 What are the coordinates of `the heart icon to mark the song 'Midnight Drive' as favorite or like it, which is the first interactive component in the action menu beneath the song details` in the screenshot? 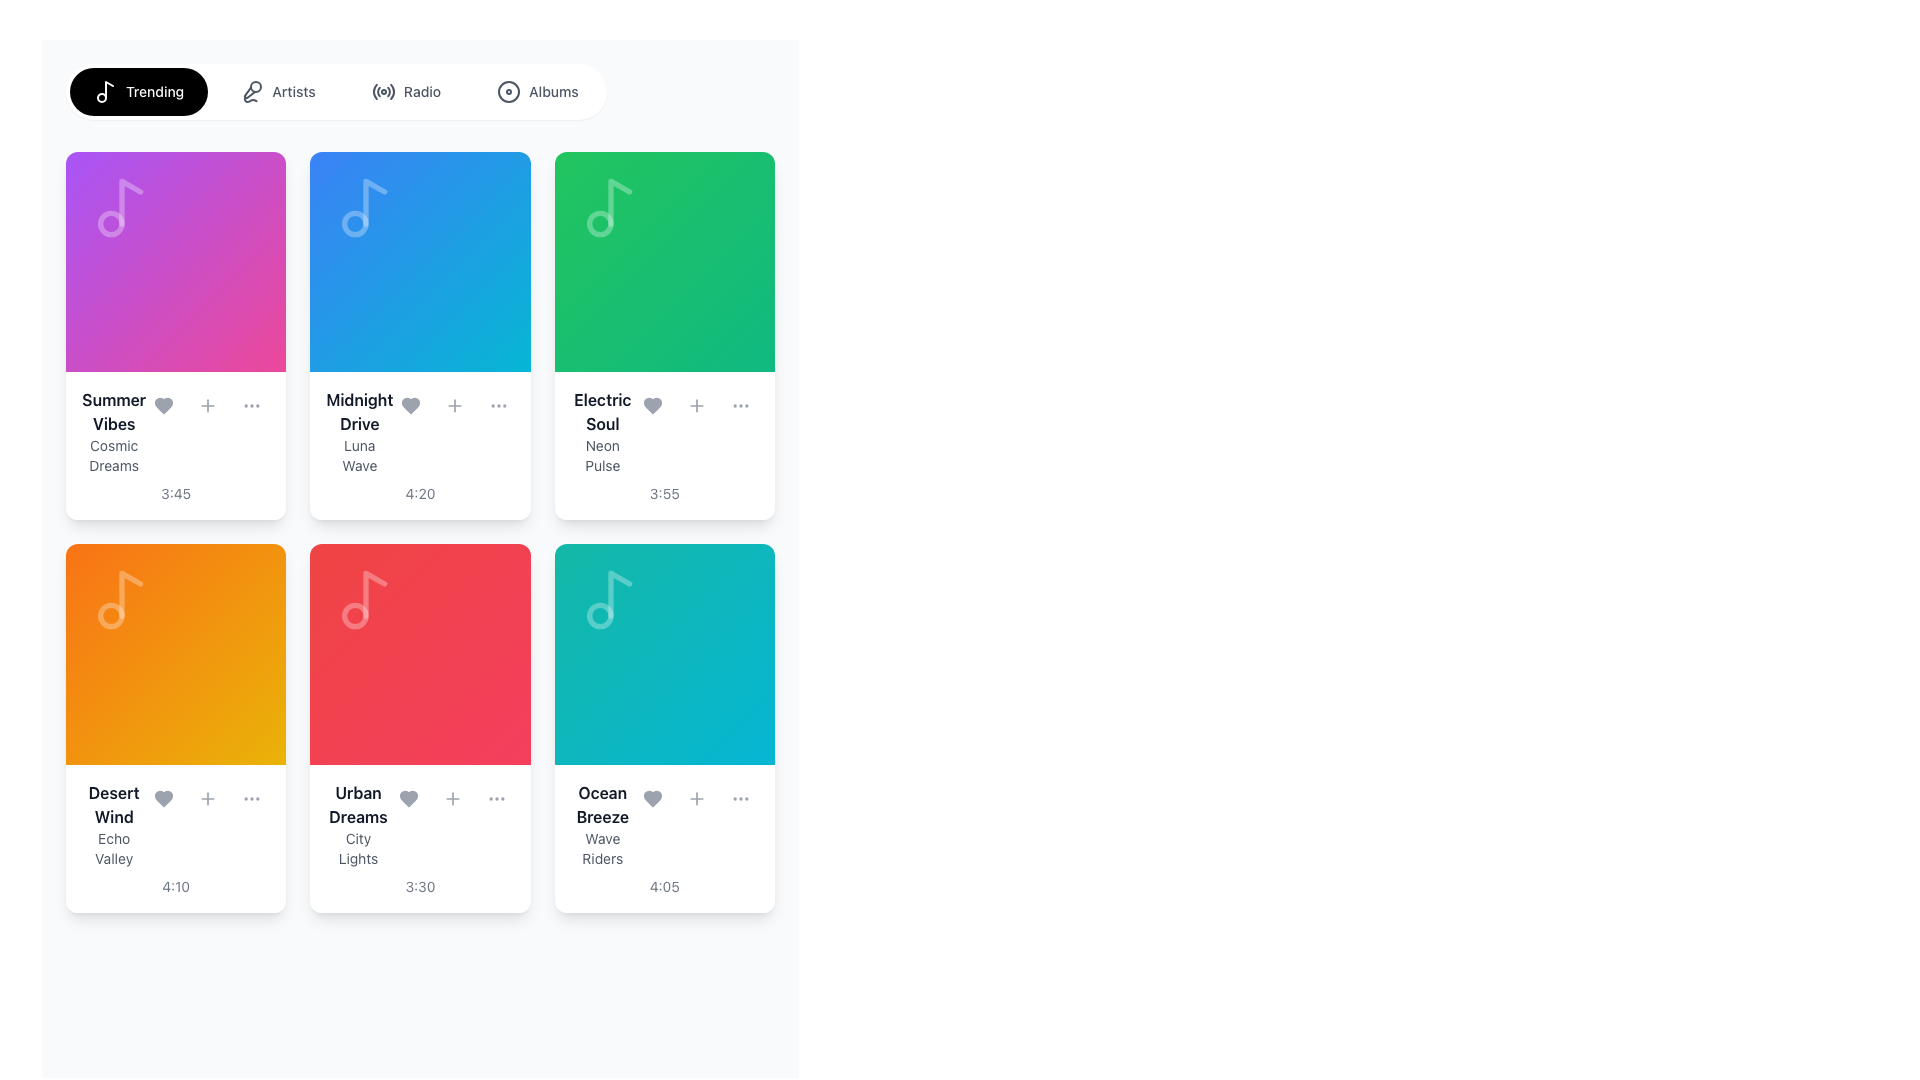 It's located at (410, 405).